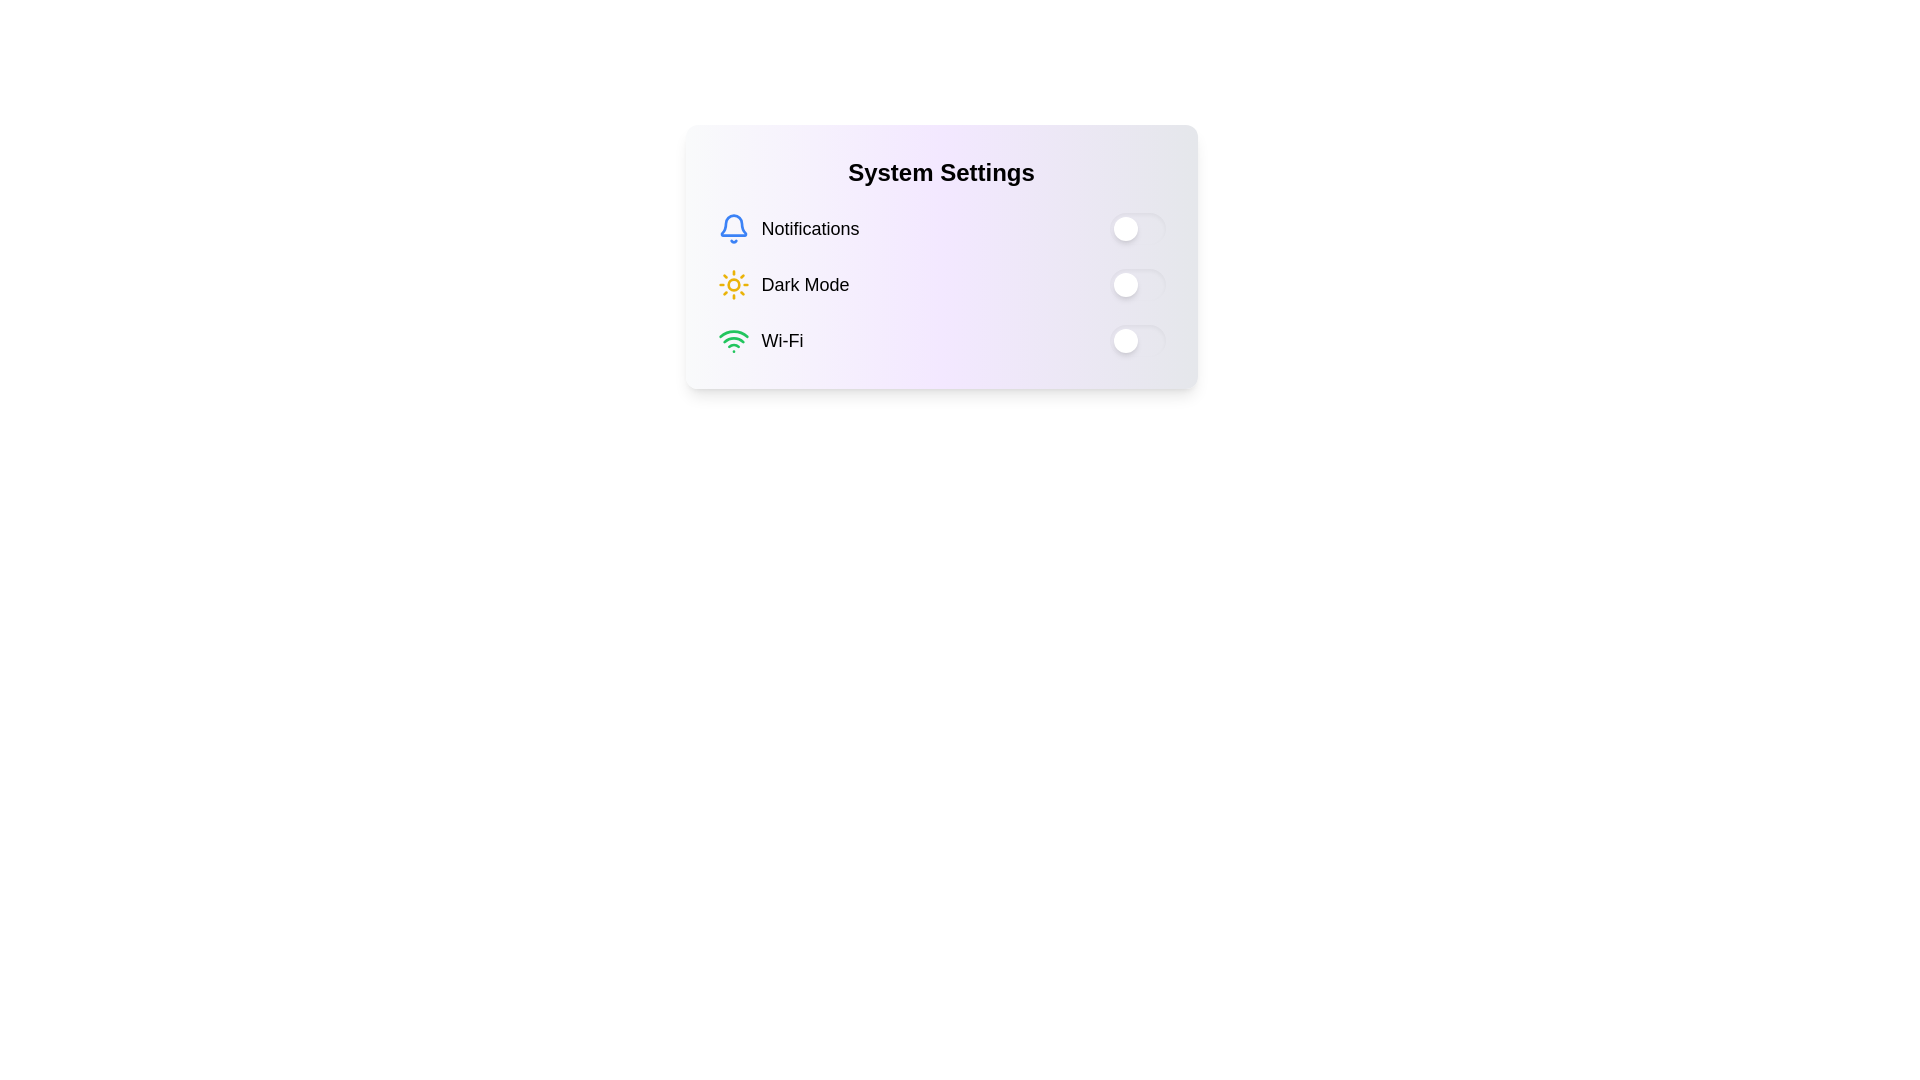 Image resolution: width=1920 pixels, height=1080 pixels. Describe the element at coordinates (1125, 285) in the screenshot. I see `the circular, white toggle switch handle located within the second toggle switch of the vertically aligned group of settings controls` at that location.